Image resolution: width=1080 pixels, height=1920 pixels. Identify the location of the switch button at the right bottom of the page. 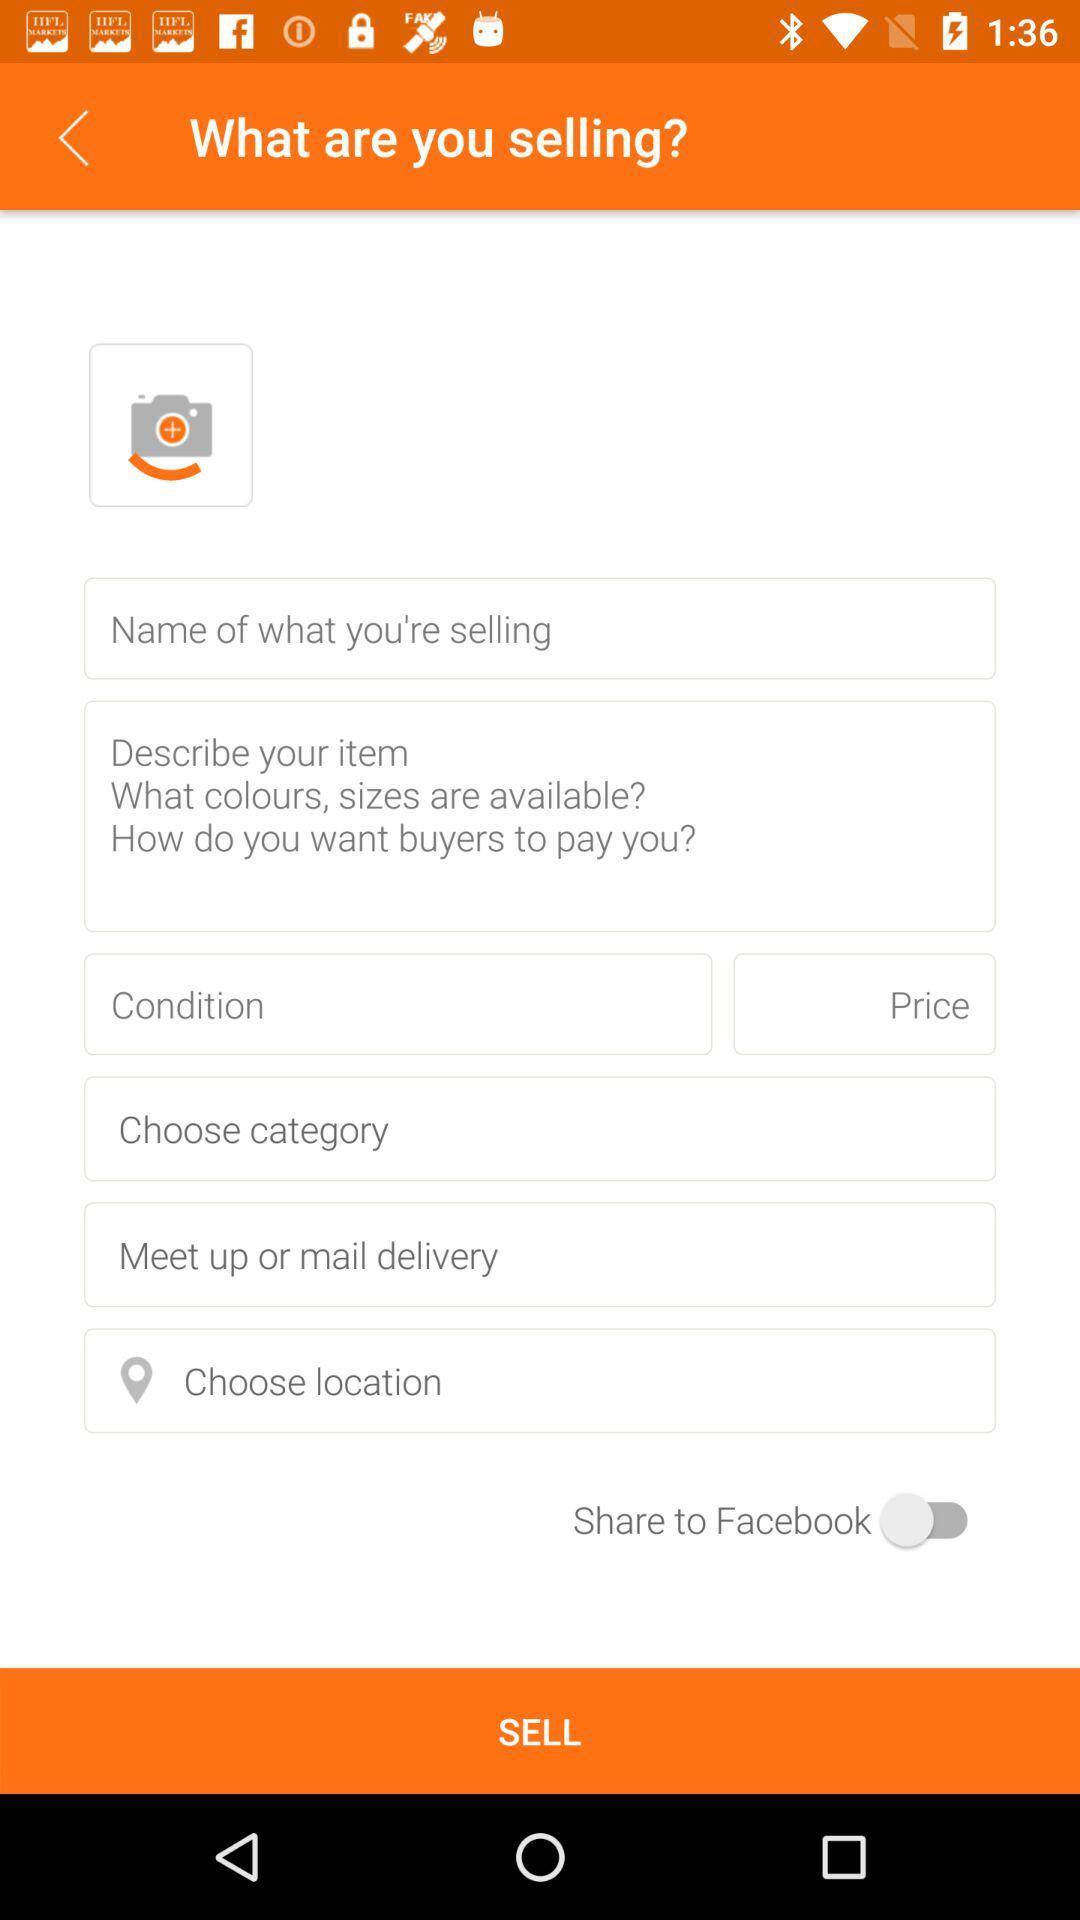
(783, 1520).